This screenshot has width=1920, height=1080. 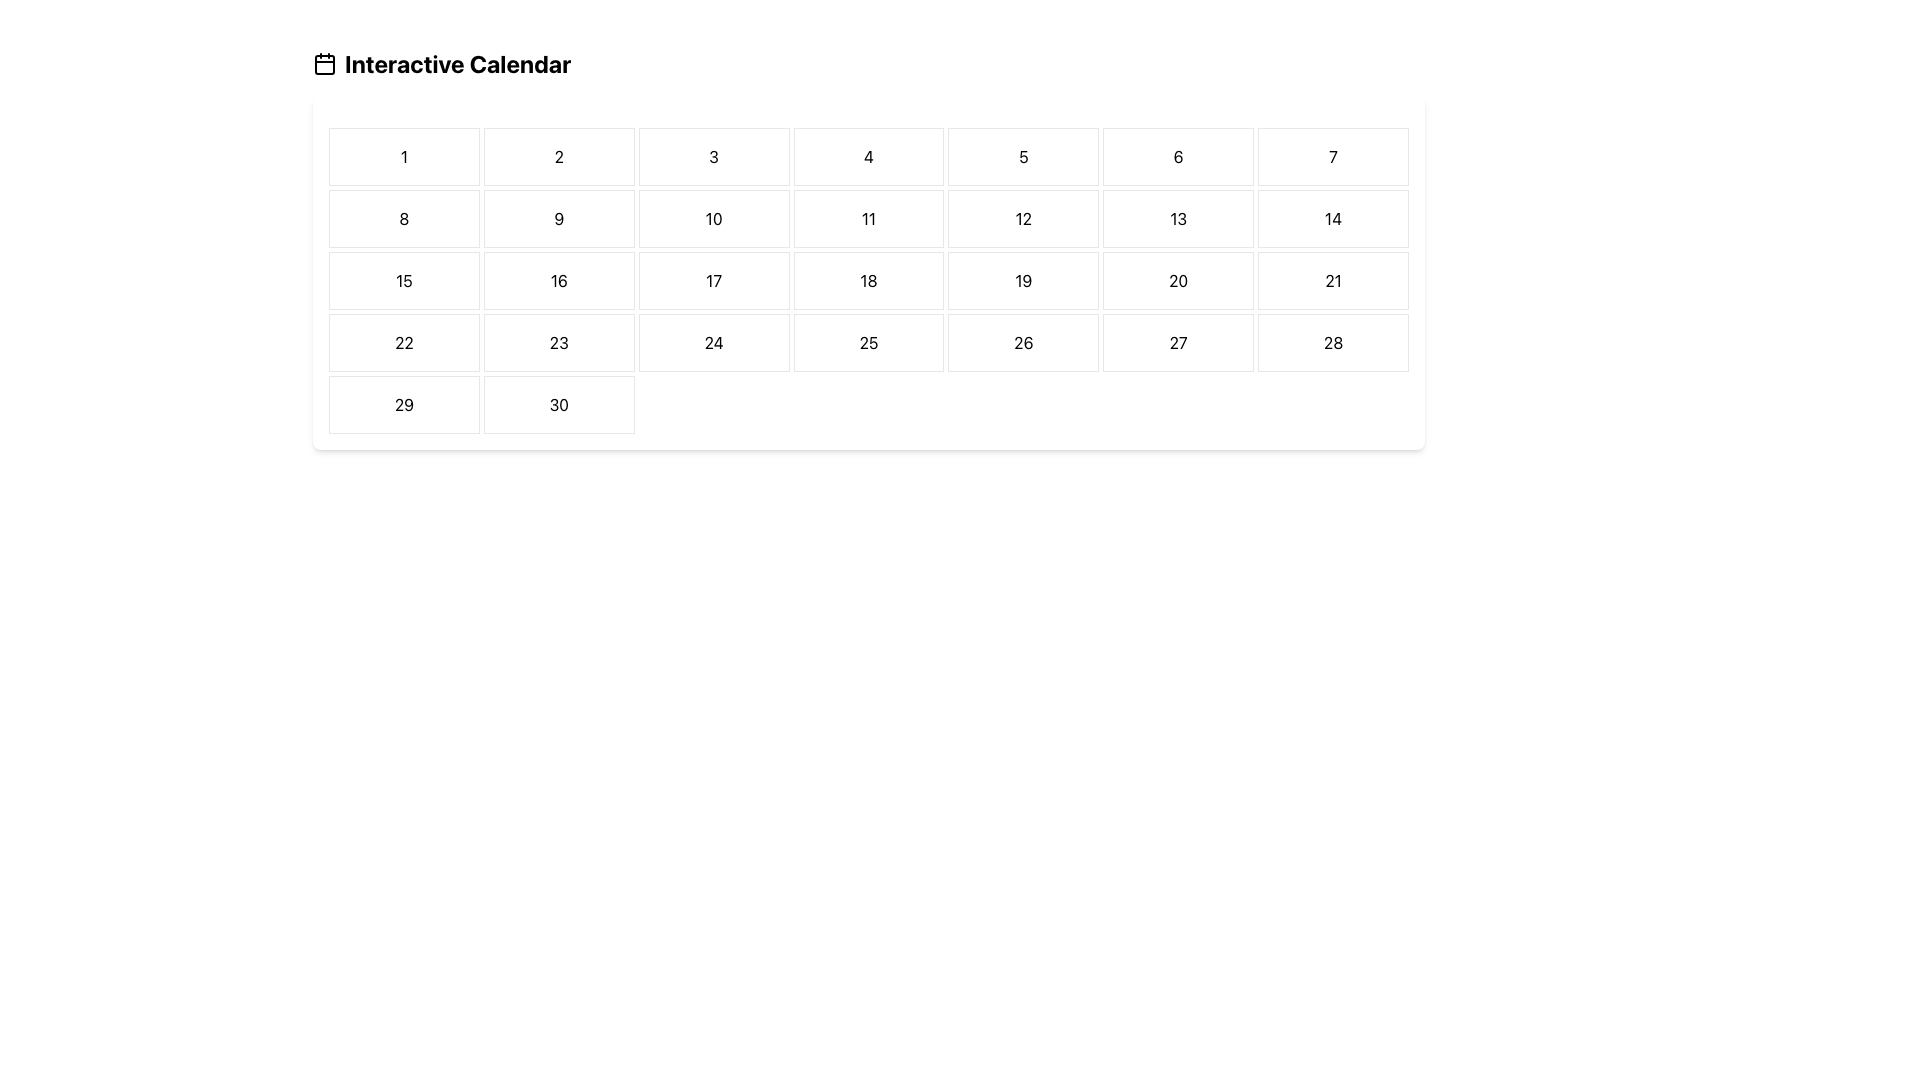 I want to click on the calendar tile displaying the number '27', so click(x=1178, y=342).